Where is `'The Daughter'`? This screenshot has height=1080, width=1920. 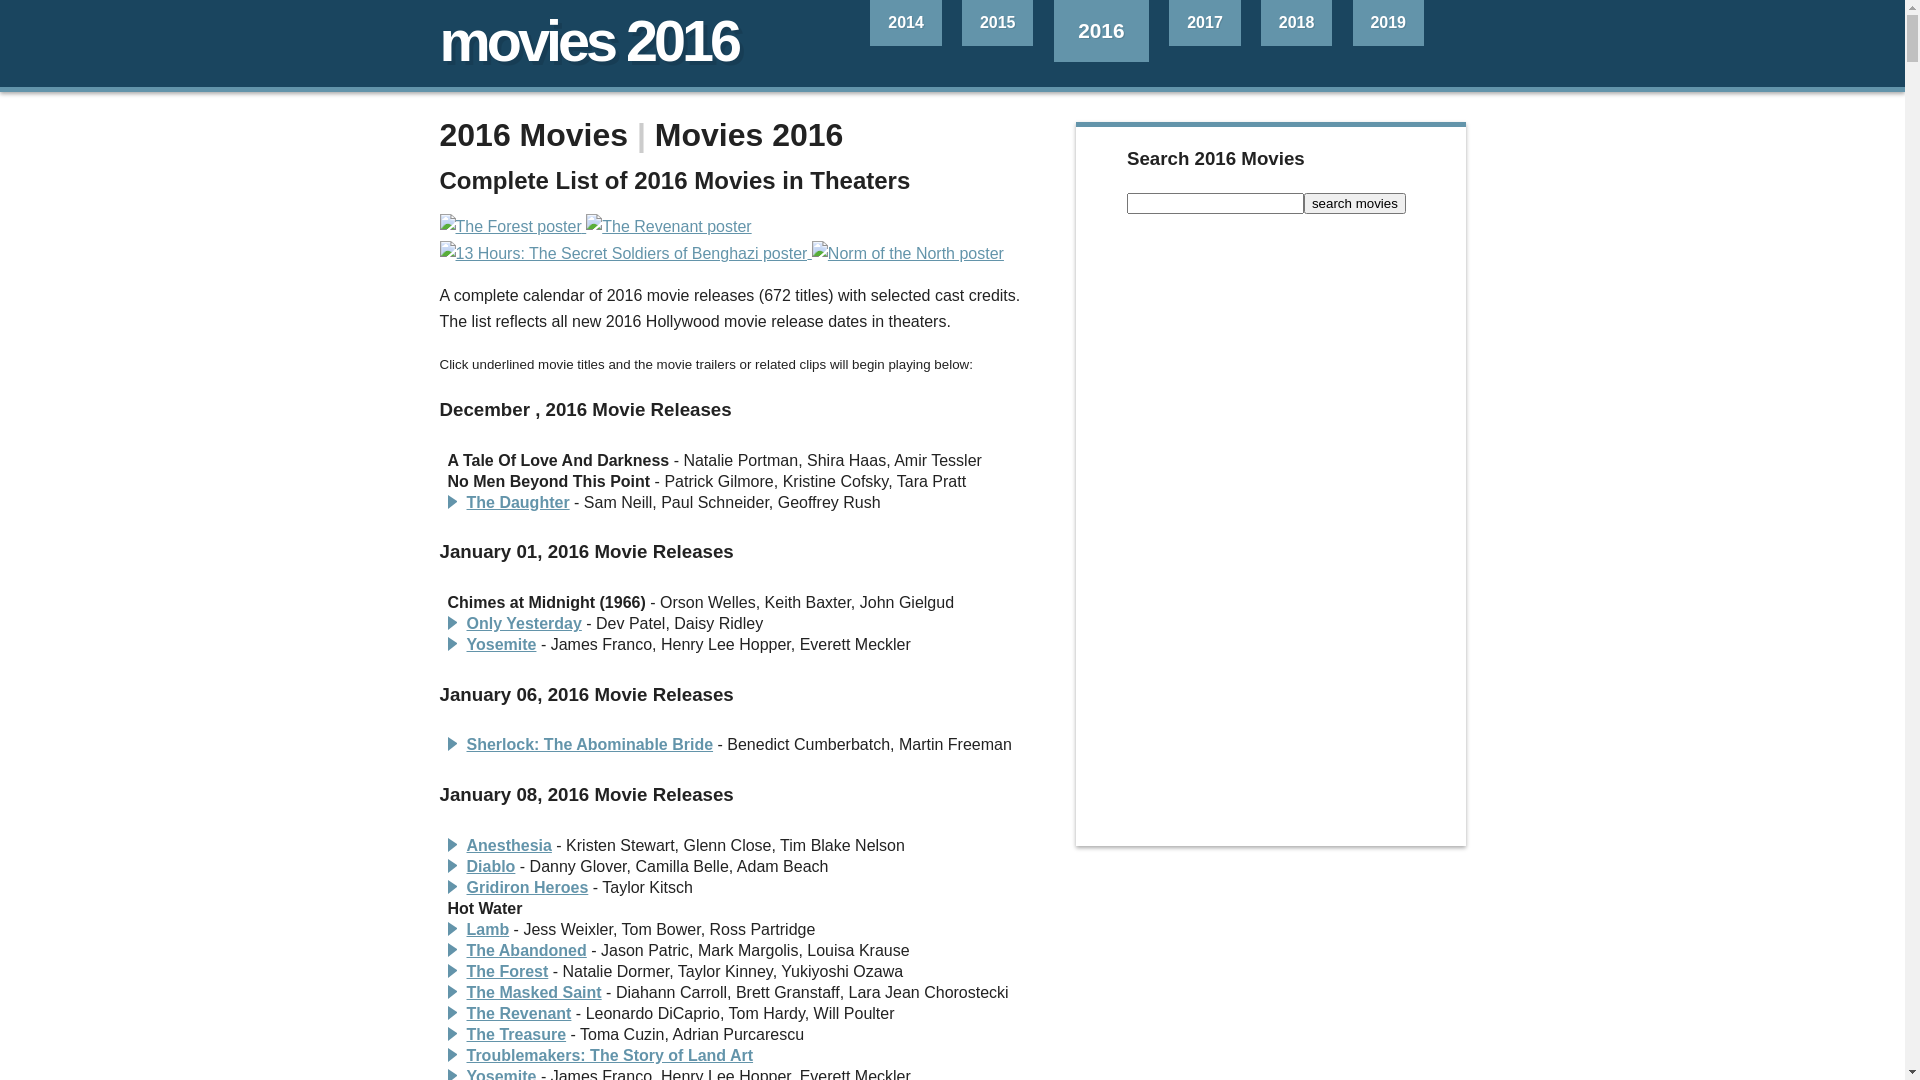 'The Daughter' is located at coordinates (517, 501).